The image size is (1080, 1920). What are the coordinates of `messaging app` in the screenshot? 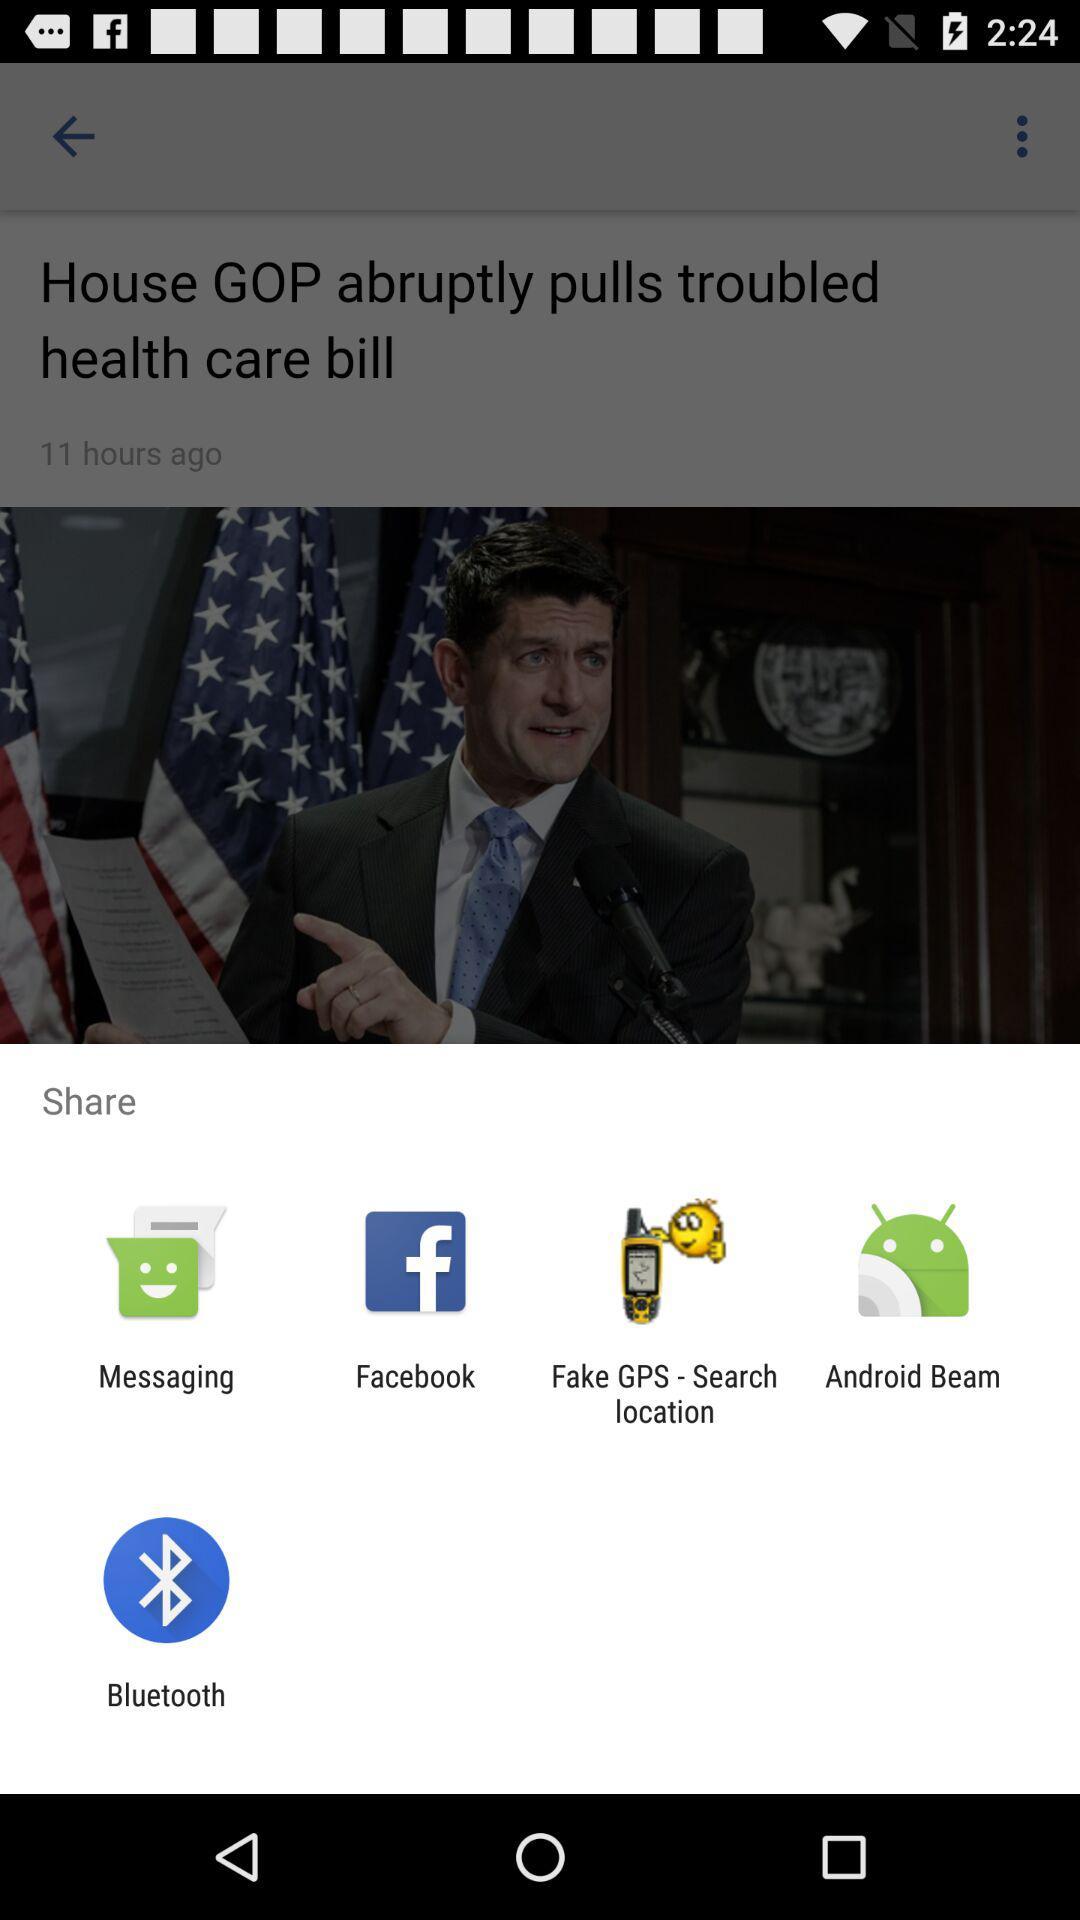 It's located at (165, 1392).